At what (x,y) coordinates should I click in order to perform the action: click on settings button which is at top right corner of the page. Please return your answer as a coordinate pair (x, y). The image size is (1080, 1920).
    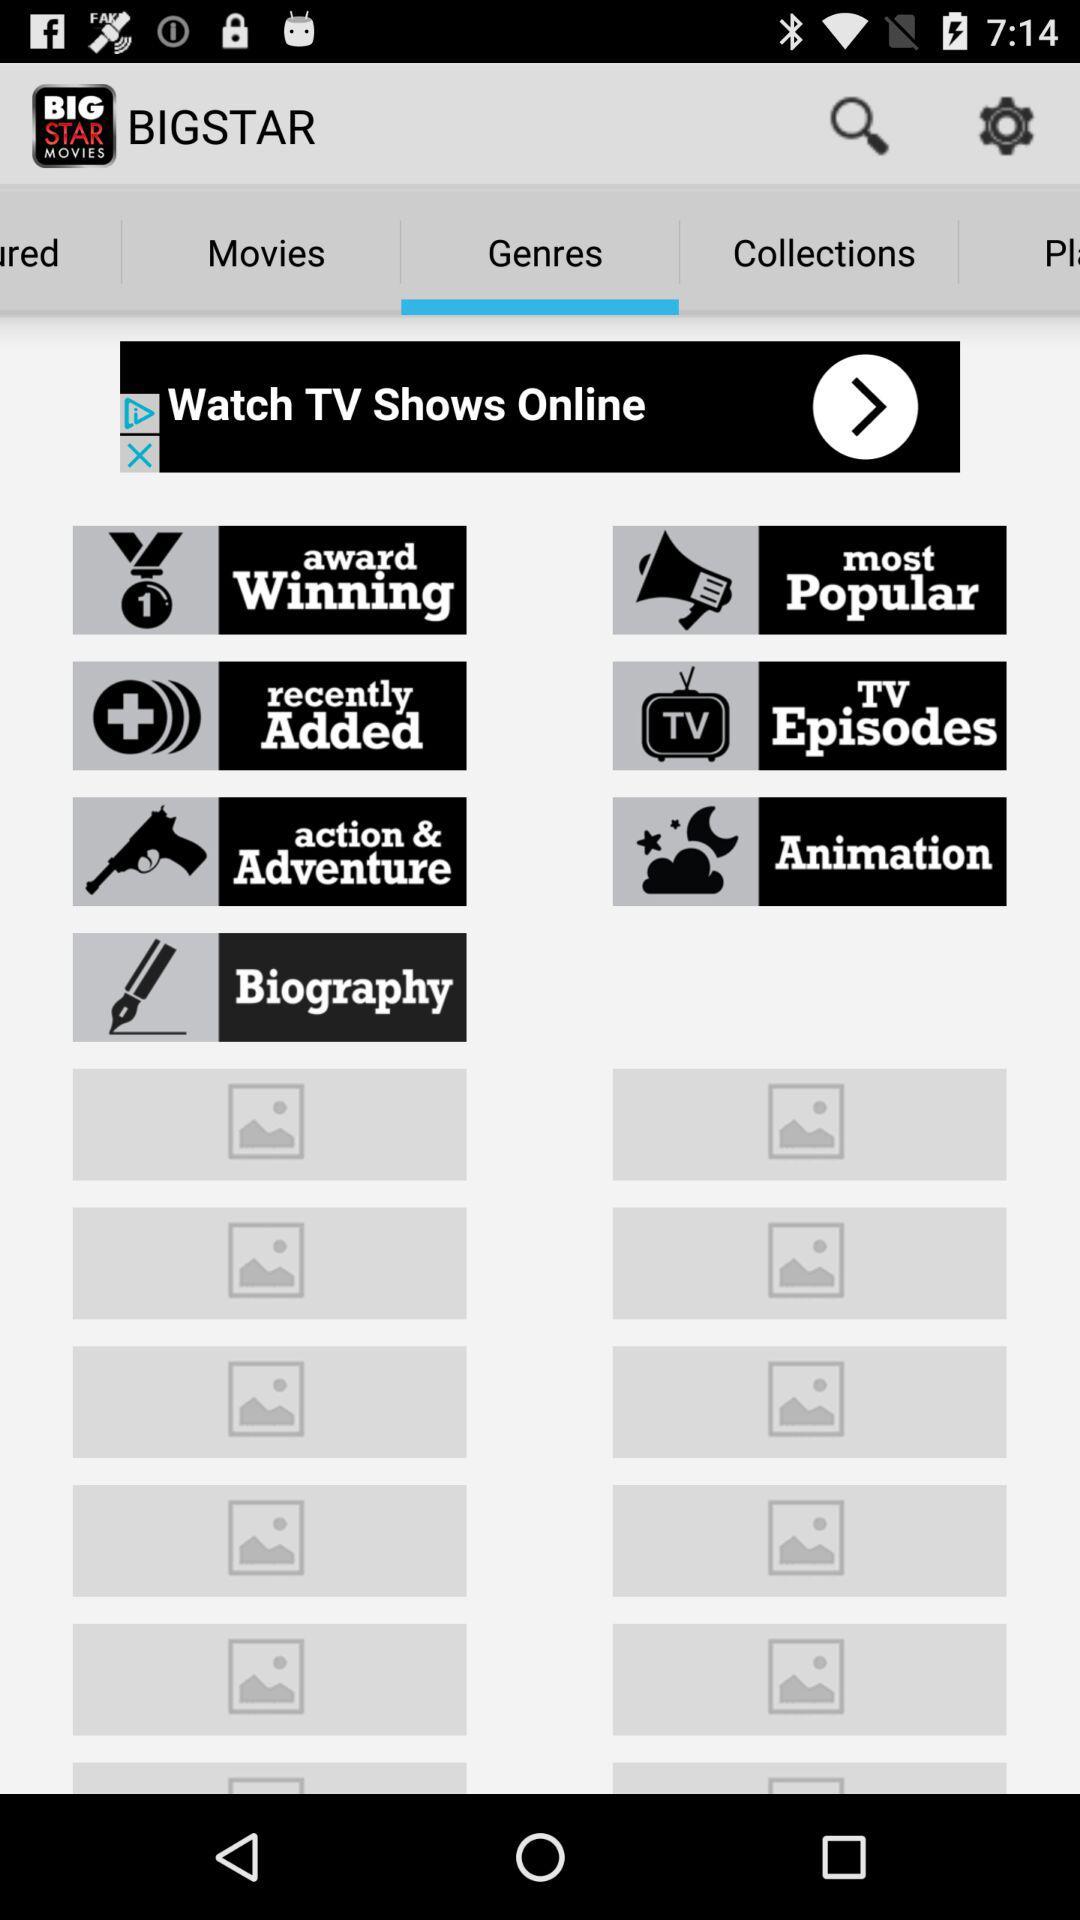
    Looking at the image, I should click on (1006, 124).